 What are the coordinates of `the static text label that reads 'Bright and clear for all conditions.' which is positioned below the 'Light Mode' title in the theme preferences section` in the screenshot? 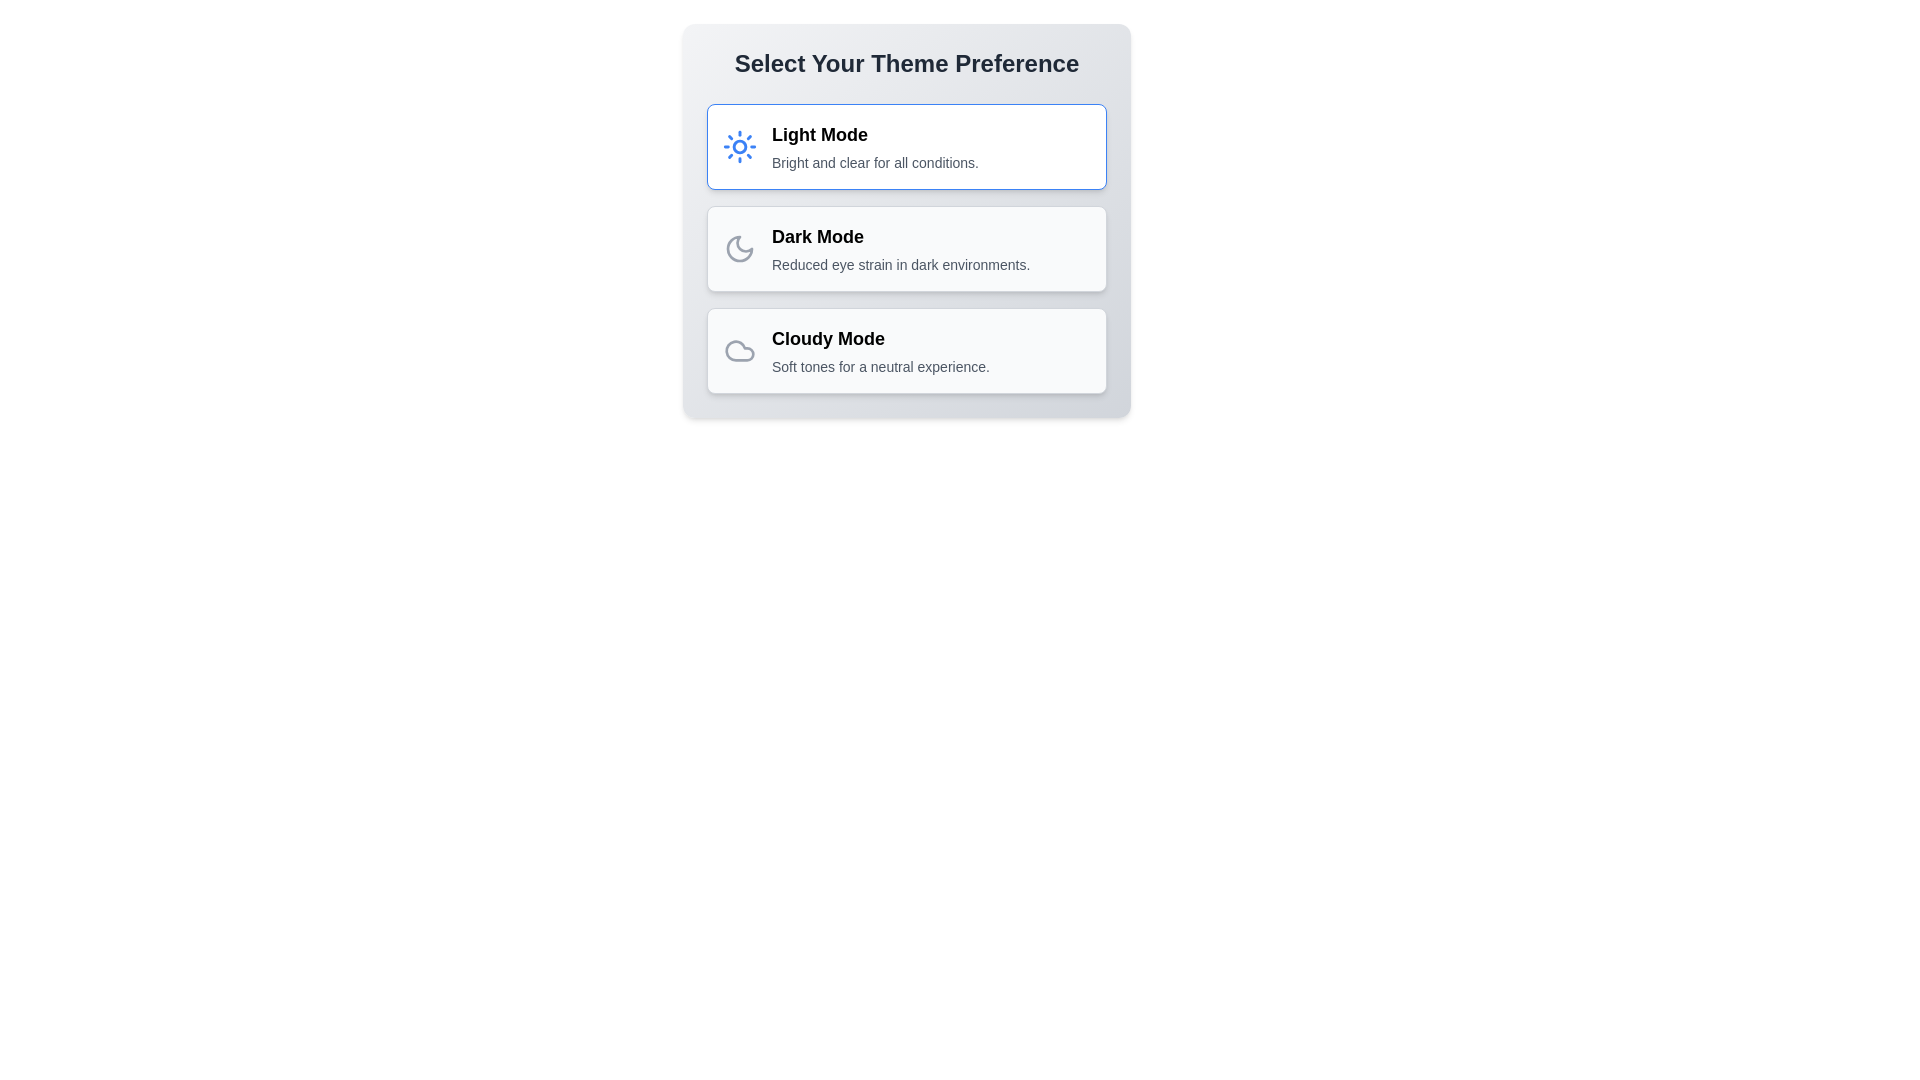 It's located at (875, 161).